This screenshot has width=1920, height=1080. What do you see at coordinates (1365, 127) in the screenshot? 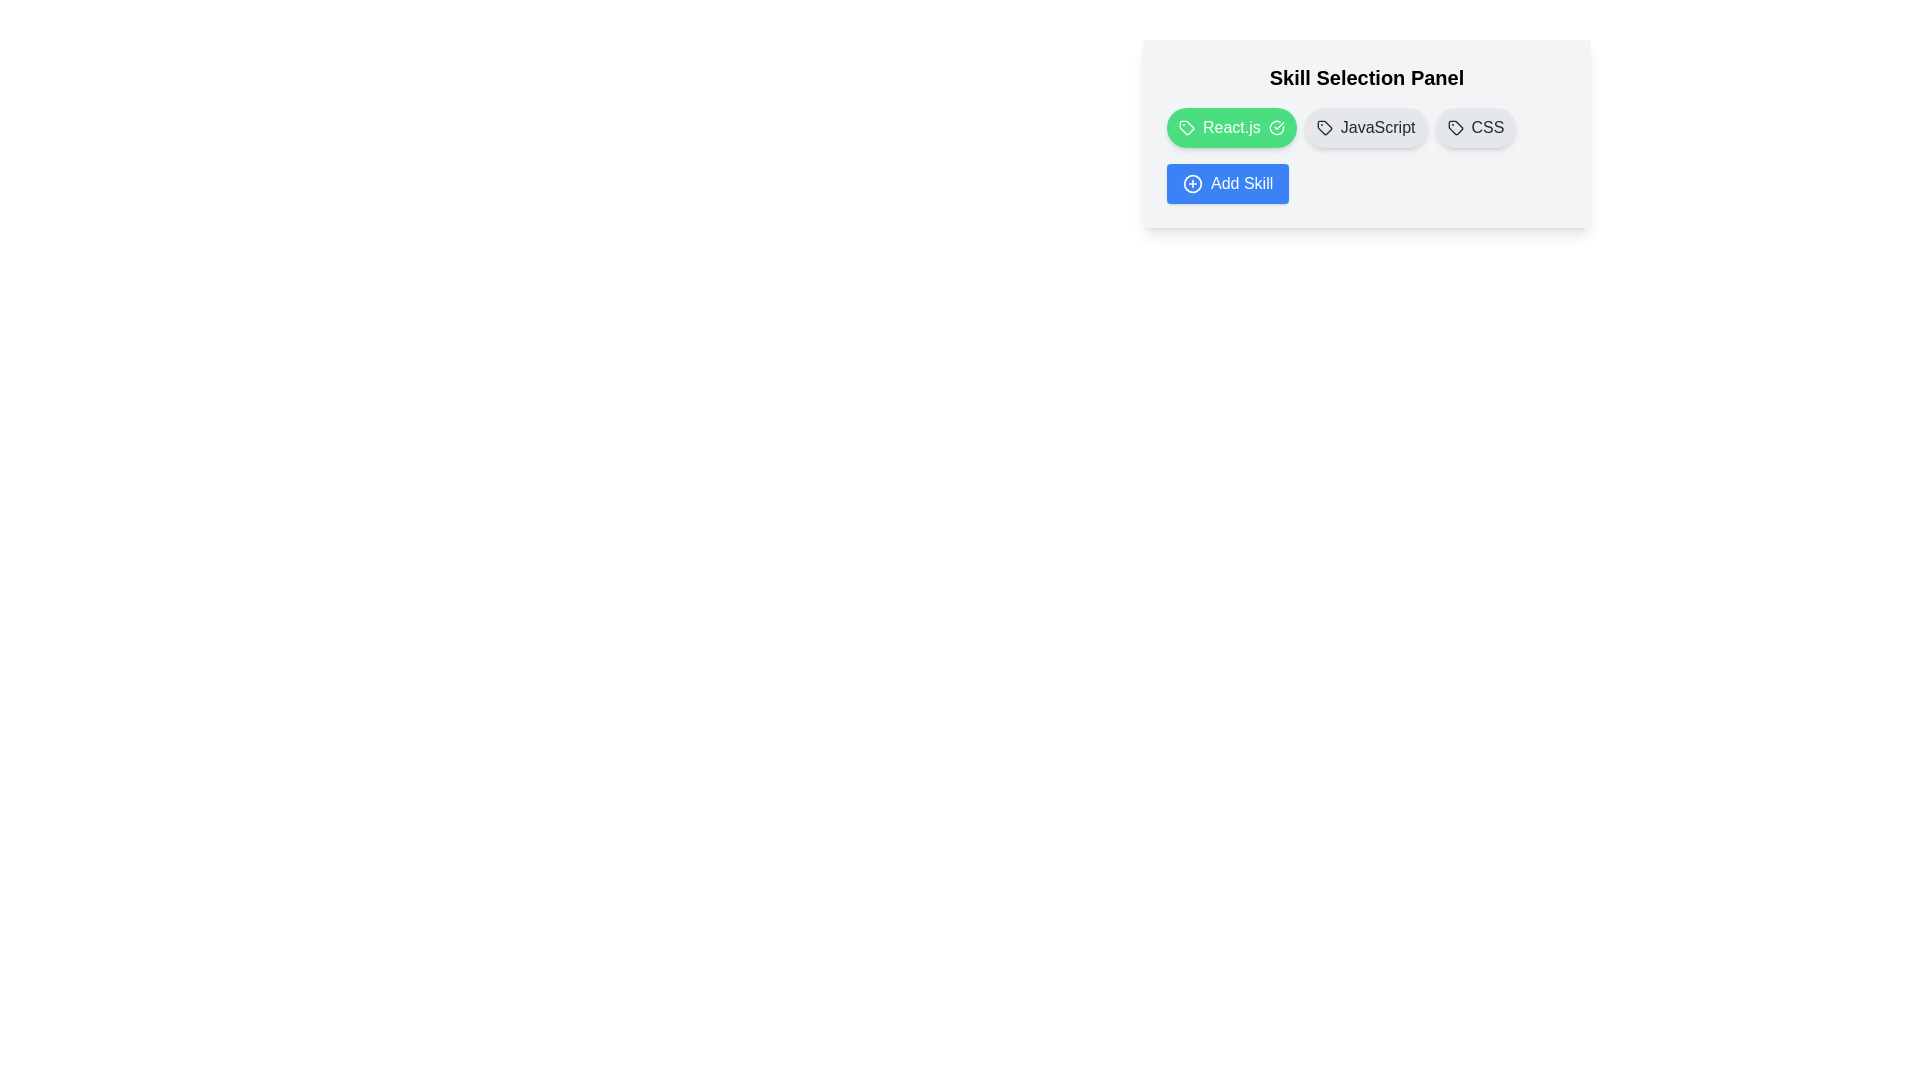
I see `the 'JavaScript' skill tag button in the Skill Selection Panel` at bounding box center [1365, 127].